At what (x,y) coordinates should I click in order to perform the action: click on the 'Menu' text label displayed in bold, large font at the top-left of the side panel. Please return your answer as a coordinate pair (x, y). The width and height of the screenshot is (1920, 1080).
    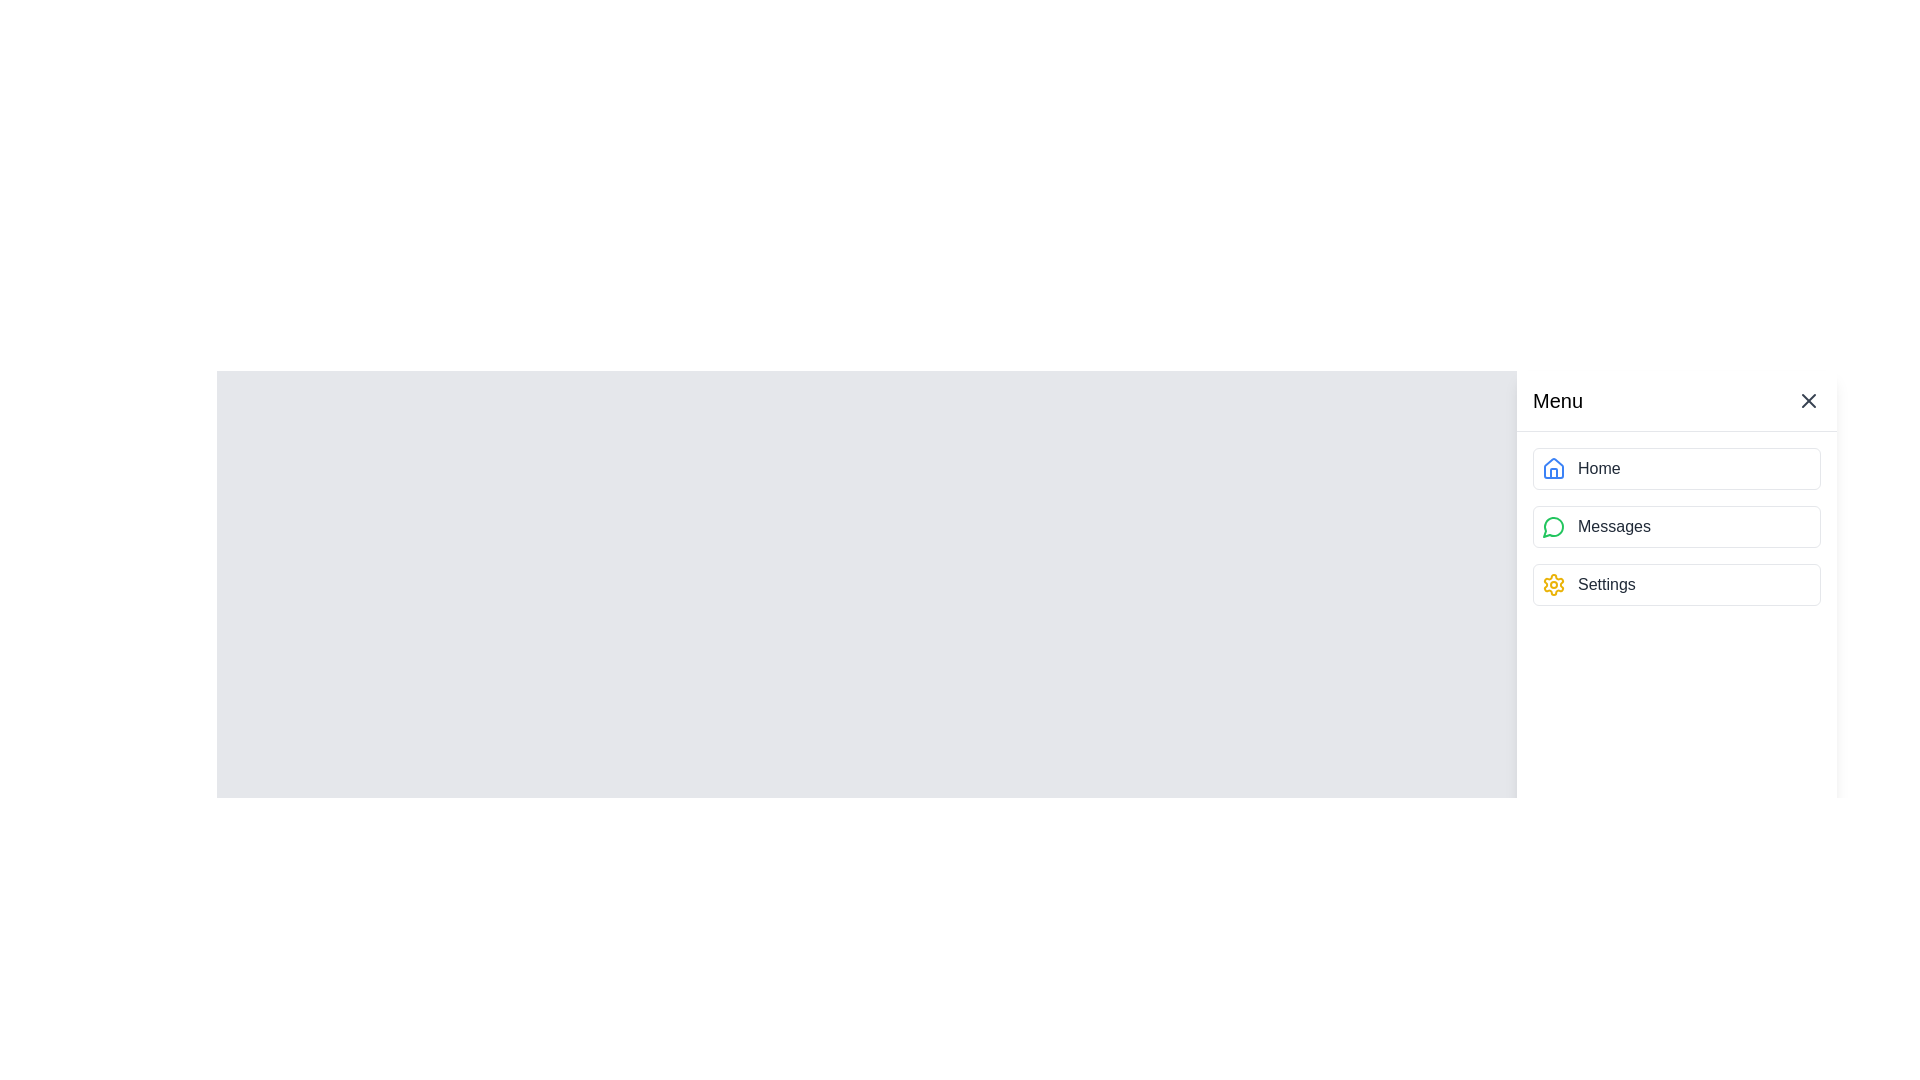
    Looking at the image, I should click on (1557, 401).